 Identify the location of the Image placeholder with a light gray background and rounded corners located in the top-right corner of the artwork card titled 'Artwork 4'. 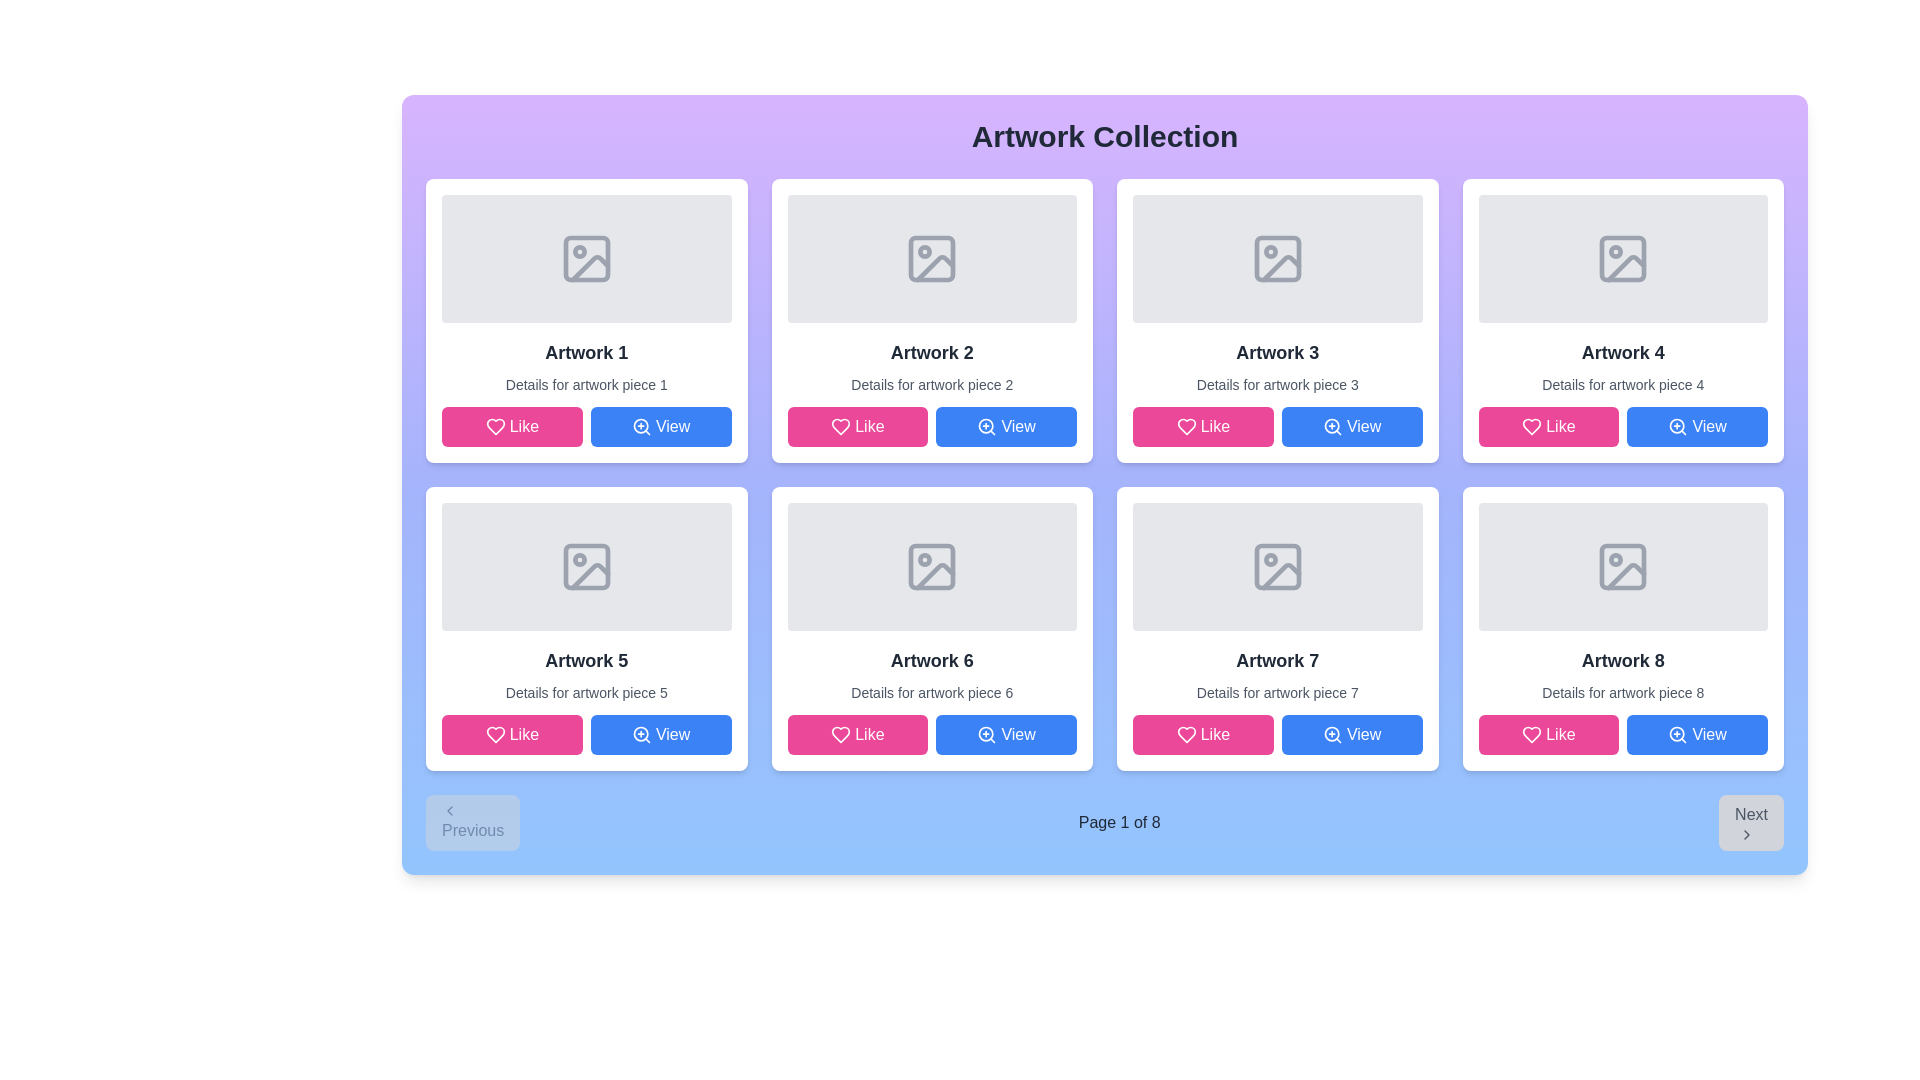
(1623, 257).